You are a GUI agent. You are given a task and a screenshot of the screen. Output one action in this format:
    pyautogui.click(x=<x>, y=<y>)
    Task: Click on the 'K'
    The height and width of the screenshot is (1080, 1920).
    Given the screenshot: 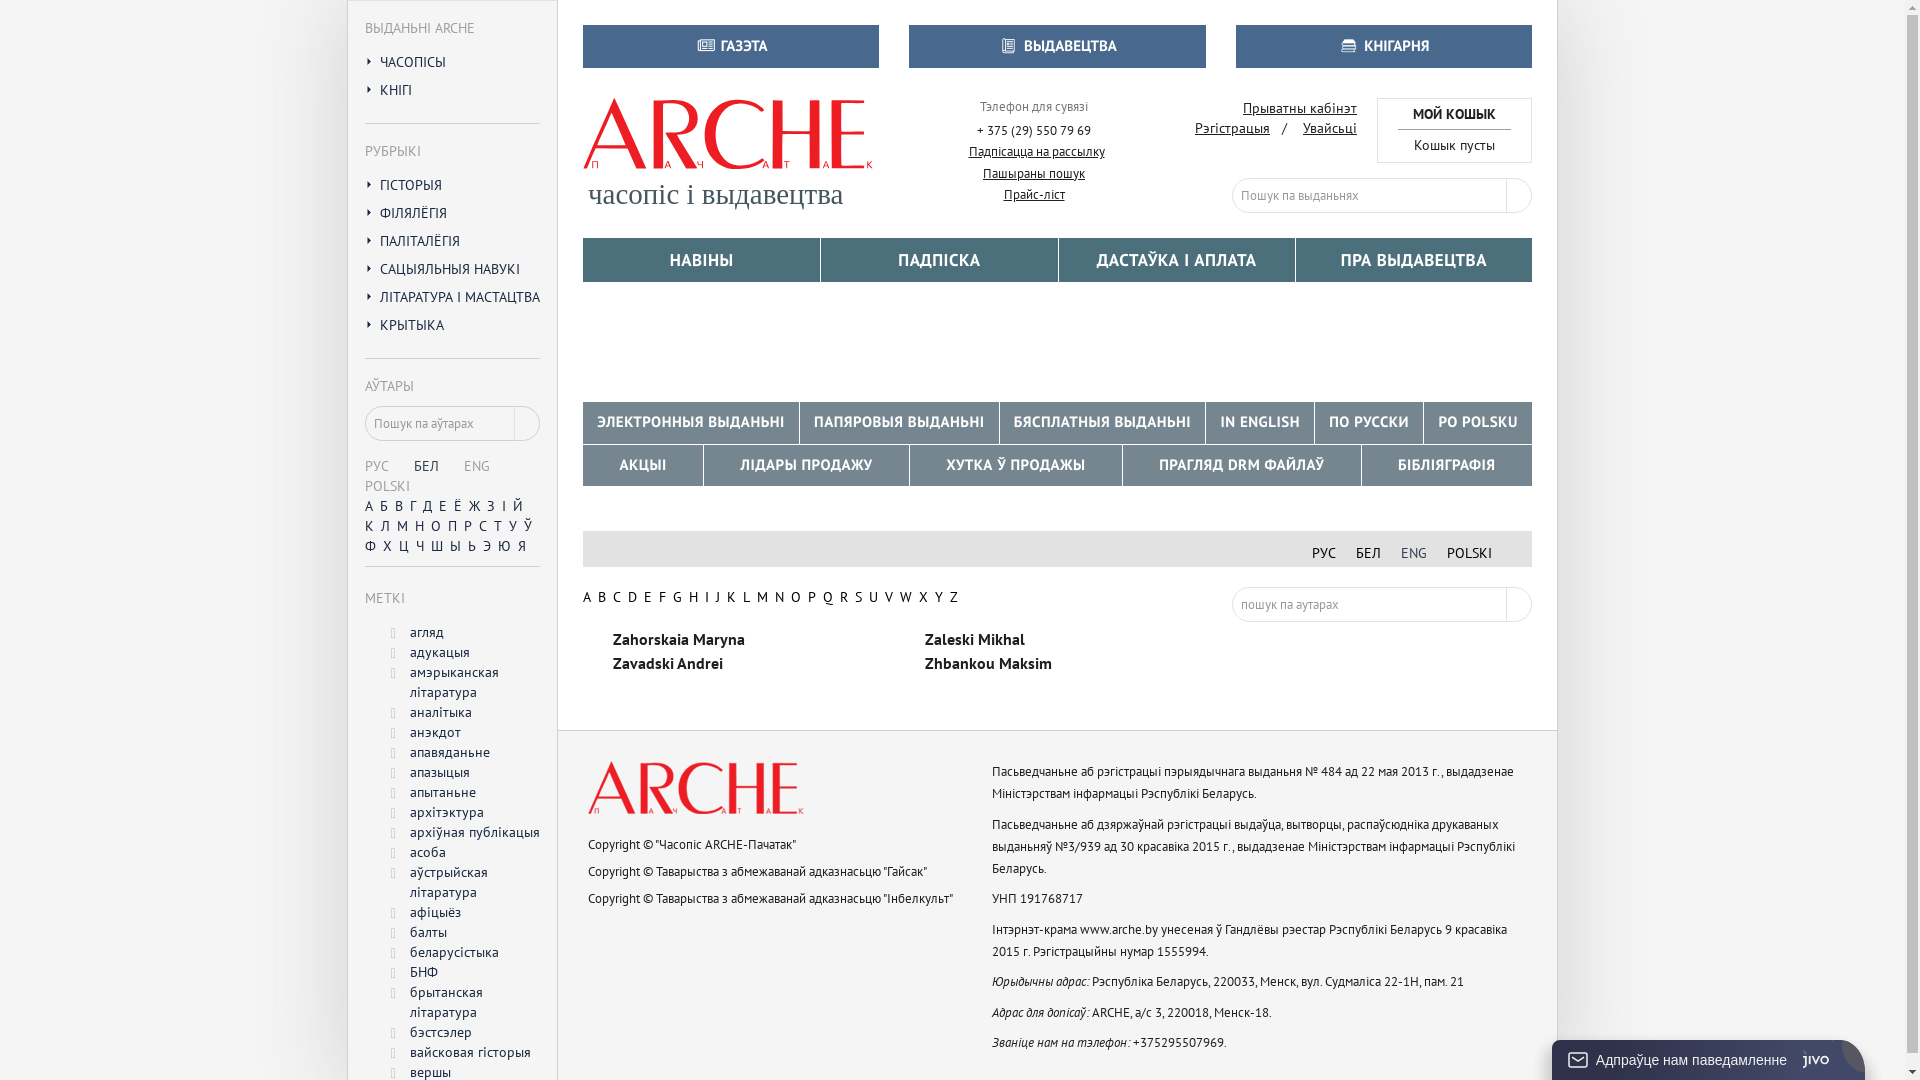 What is the action you would take?
    pyautogui.click(x=730, y=596)
    